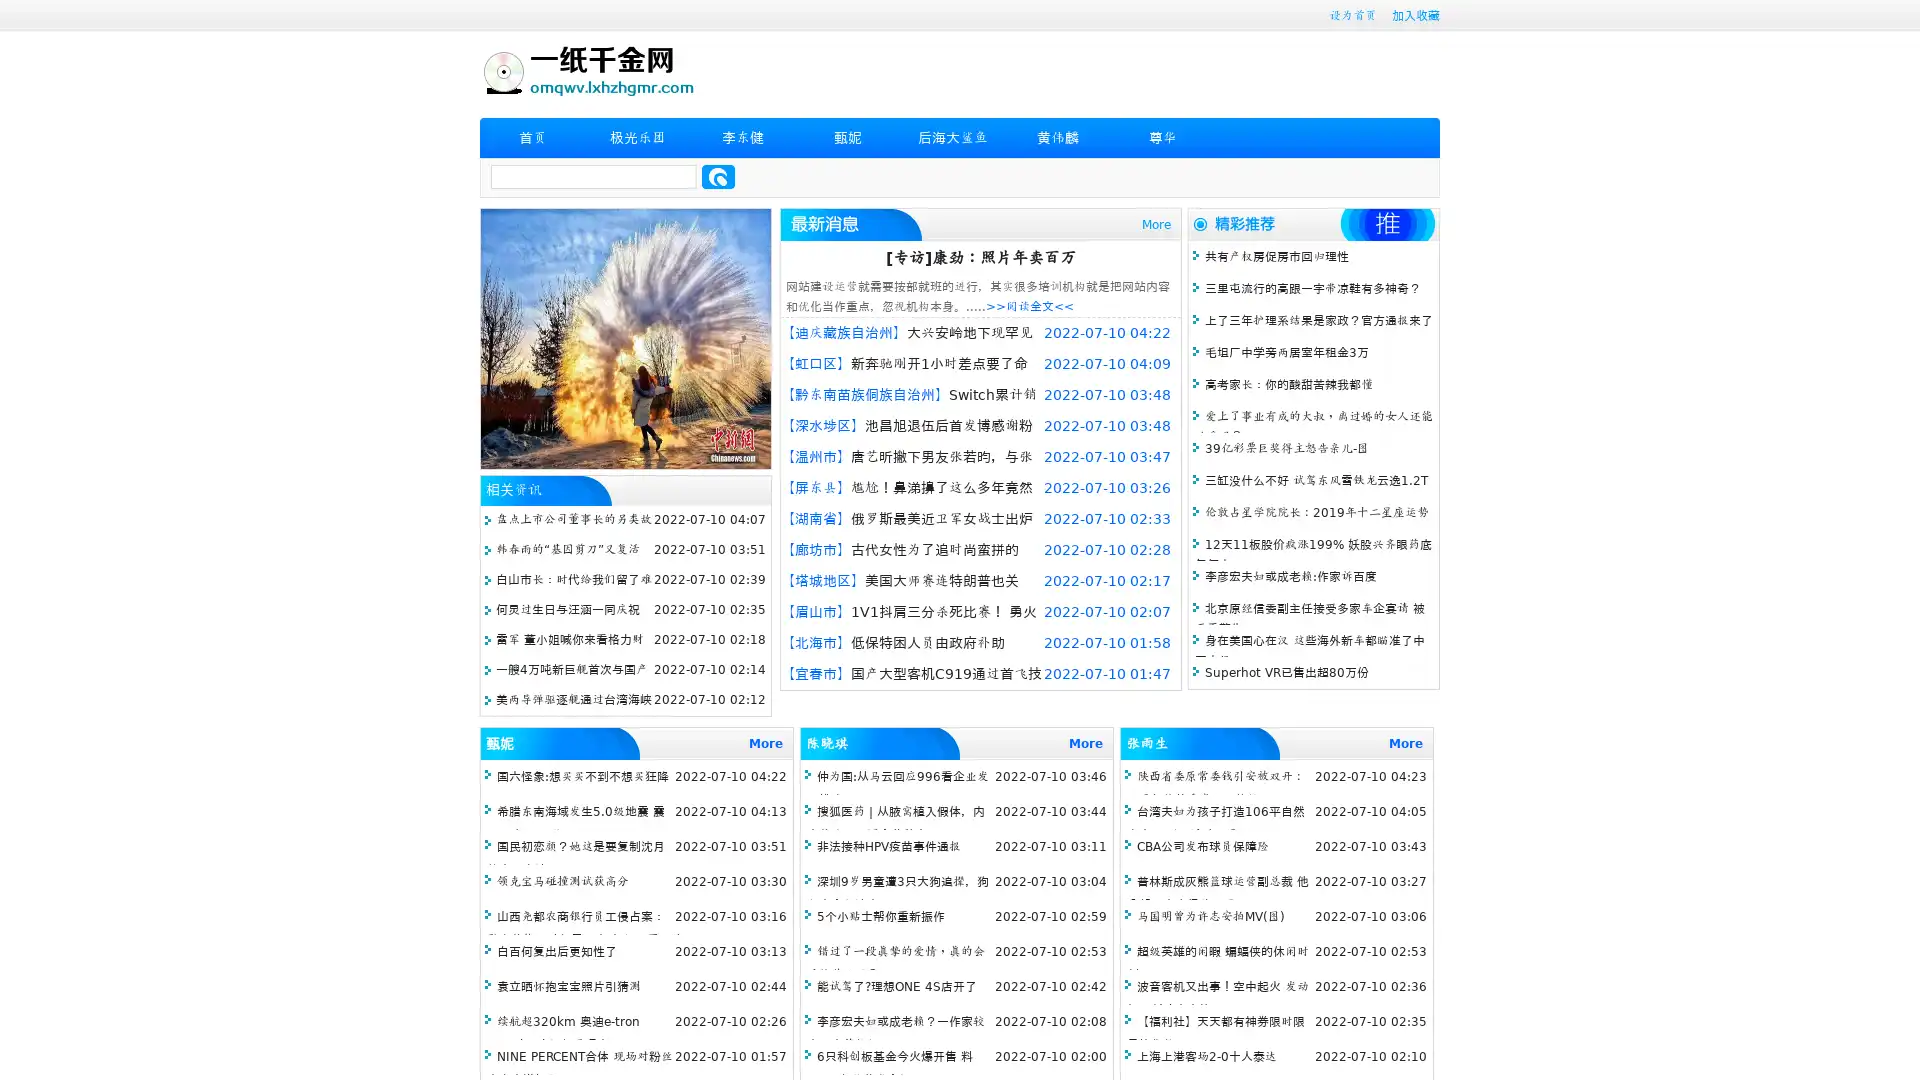  What do you see at coordinates (718, 176) in the screenshot?
I see `Search` at bounding box center [718, 176].